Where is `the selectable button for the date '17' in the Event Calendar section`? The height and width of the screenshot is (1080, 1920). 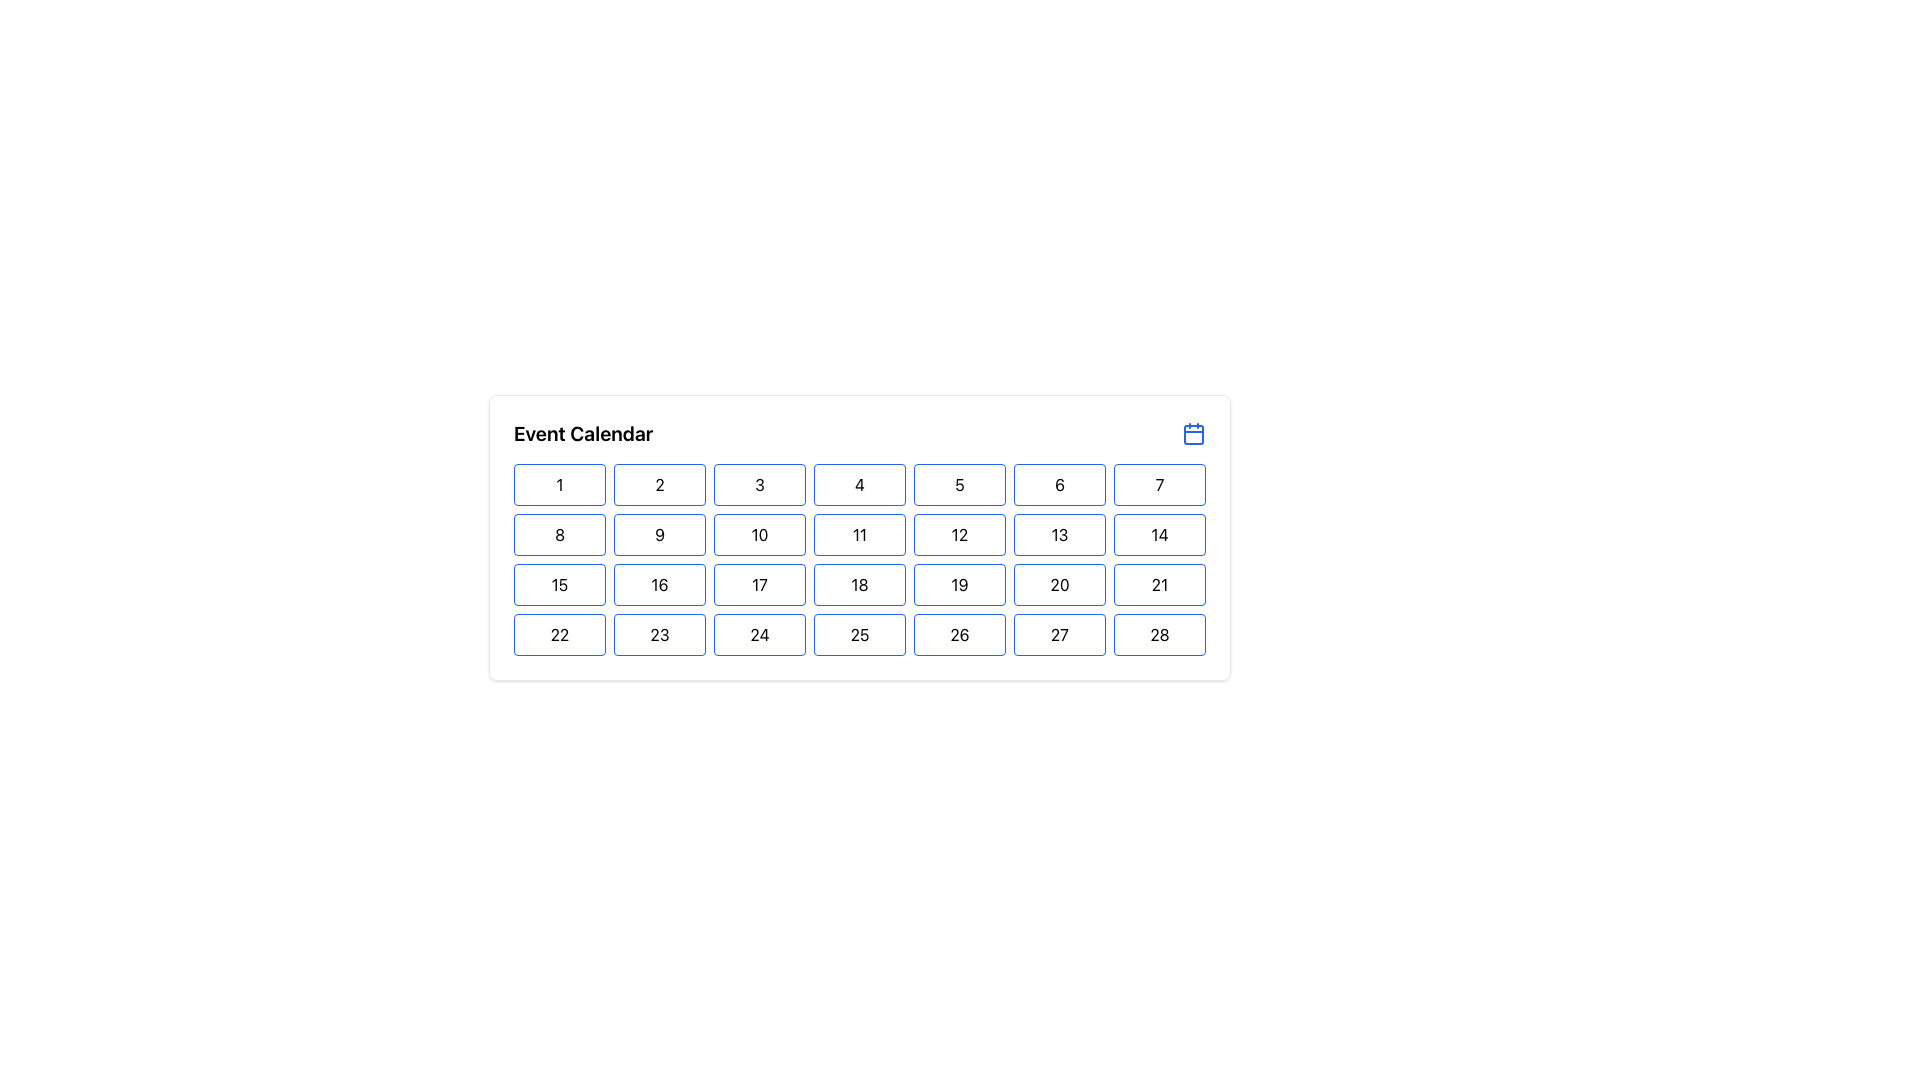
the selectable button for the date '17' in the Event Calendar section is located at coordinates (758, 585).